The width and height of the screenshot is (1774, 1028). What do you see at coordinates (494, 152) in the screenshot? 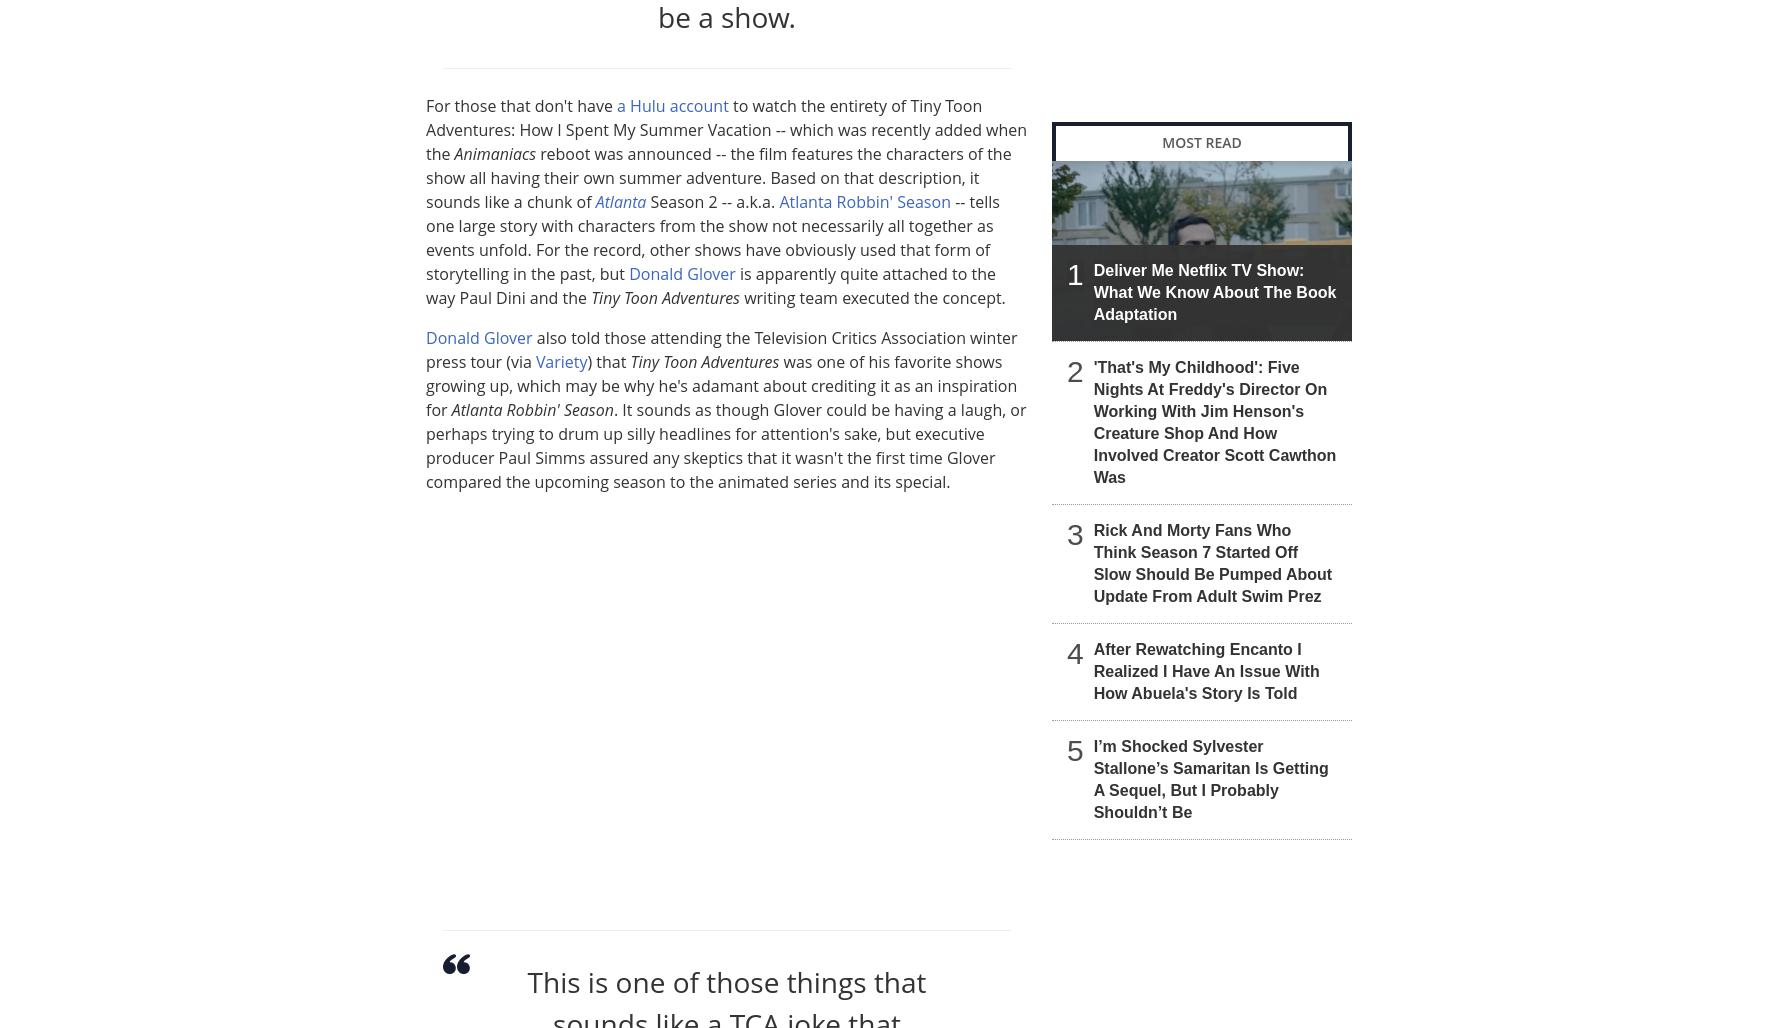
I see `'Animaniacs'` at bounding box center [494, 152].